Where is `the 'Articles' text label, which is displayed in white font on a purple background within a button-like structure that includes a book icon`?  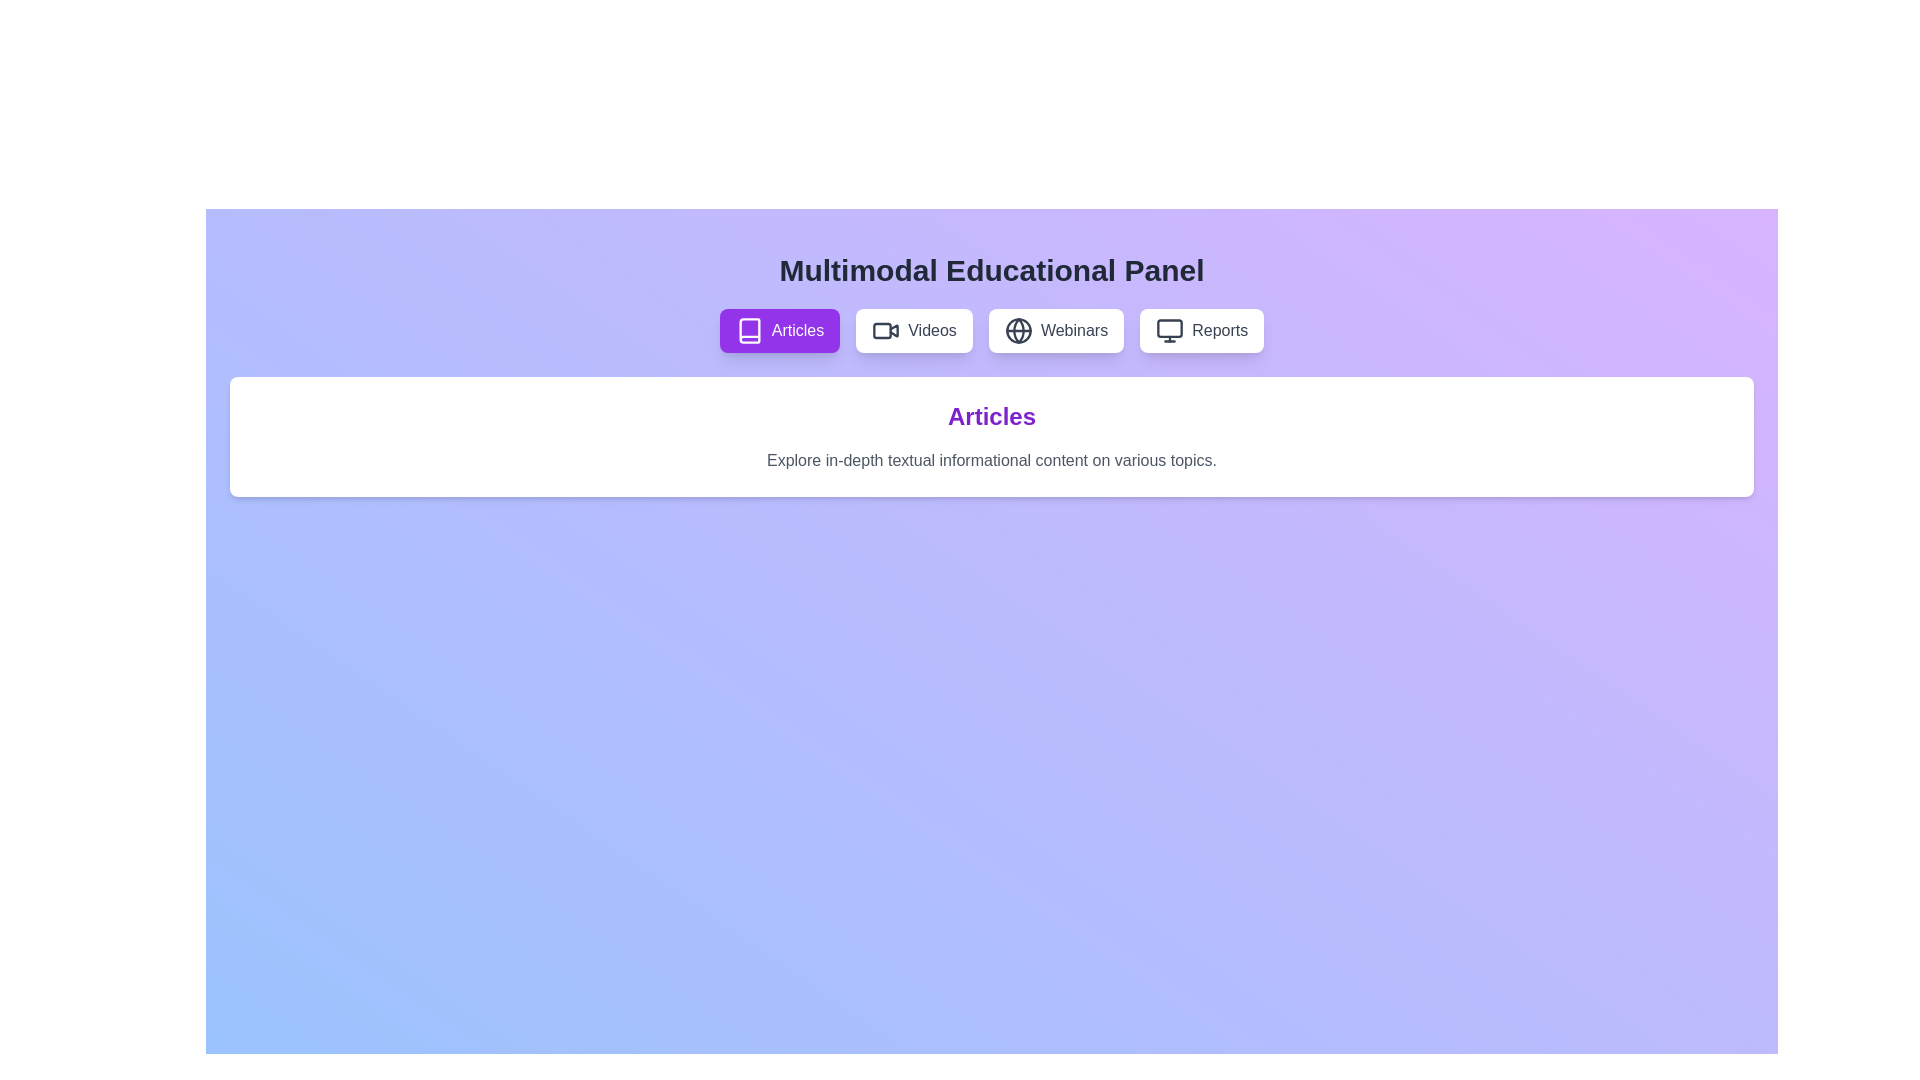 the 'Articles' text label, which is displayed in white font on a purple background within a button-like structure that includes a book icon is located at coordinates (796, 330).